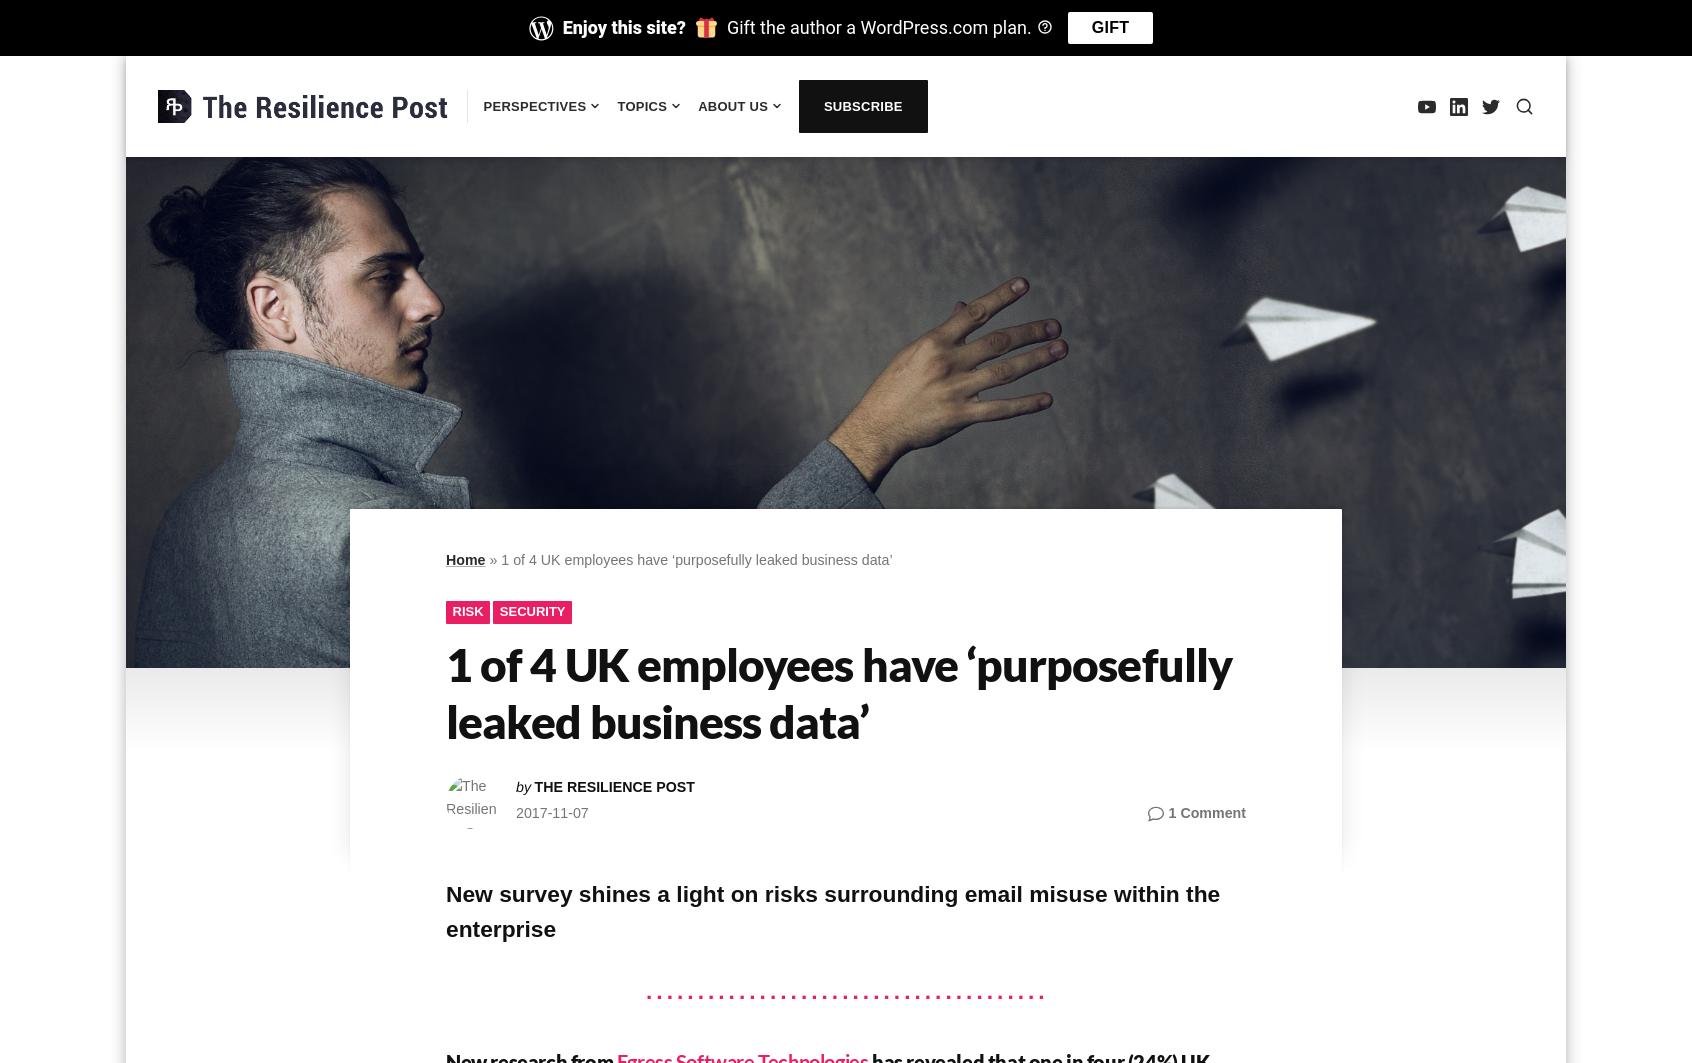  What do you see at coordinates (551, 811) in the screenshot?
I see `'2017-11-07'` at bounding box center [551, 811].